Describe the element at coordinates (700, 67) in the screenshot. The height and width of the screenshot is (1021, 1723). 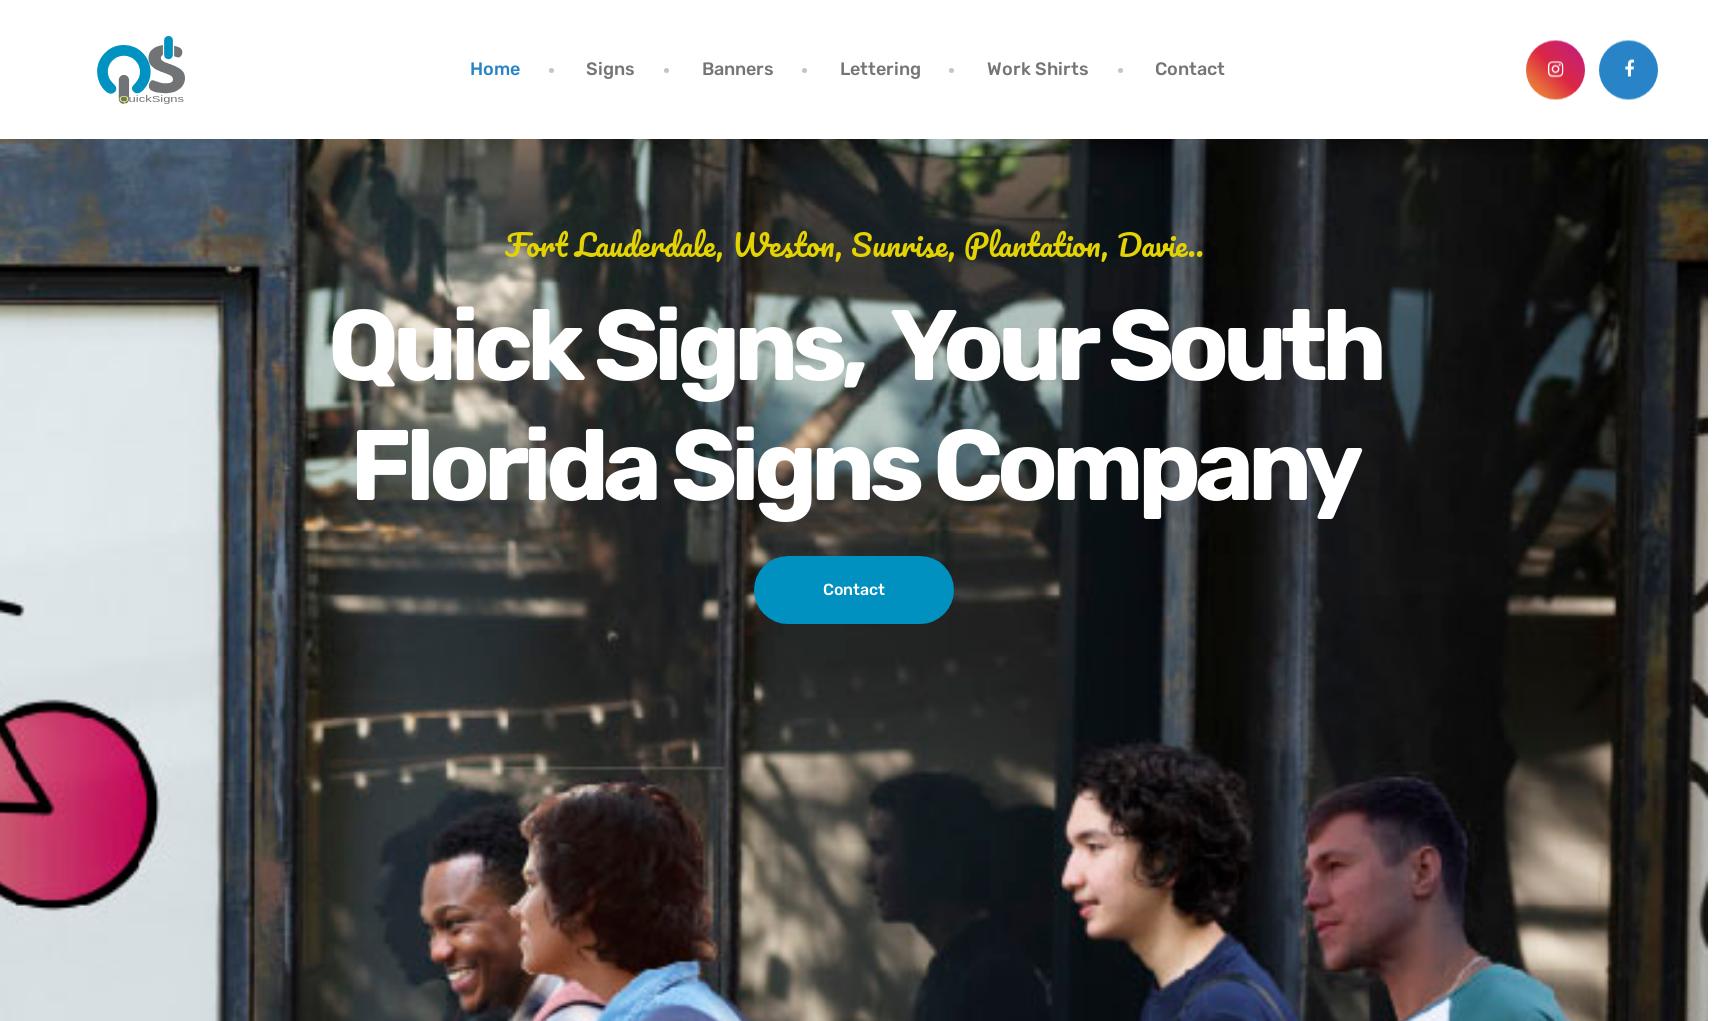
I see `'Banners'` at that location.